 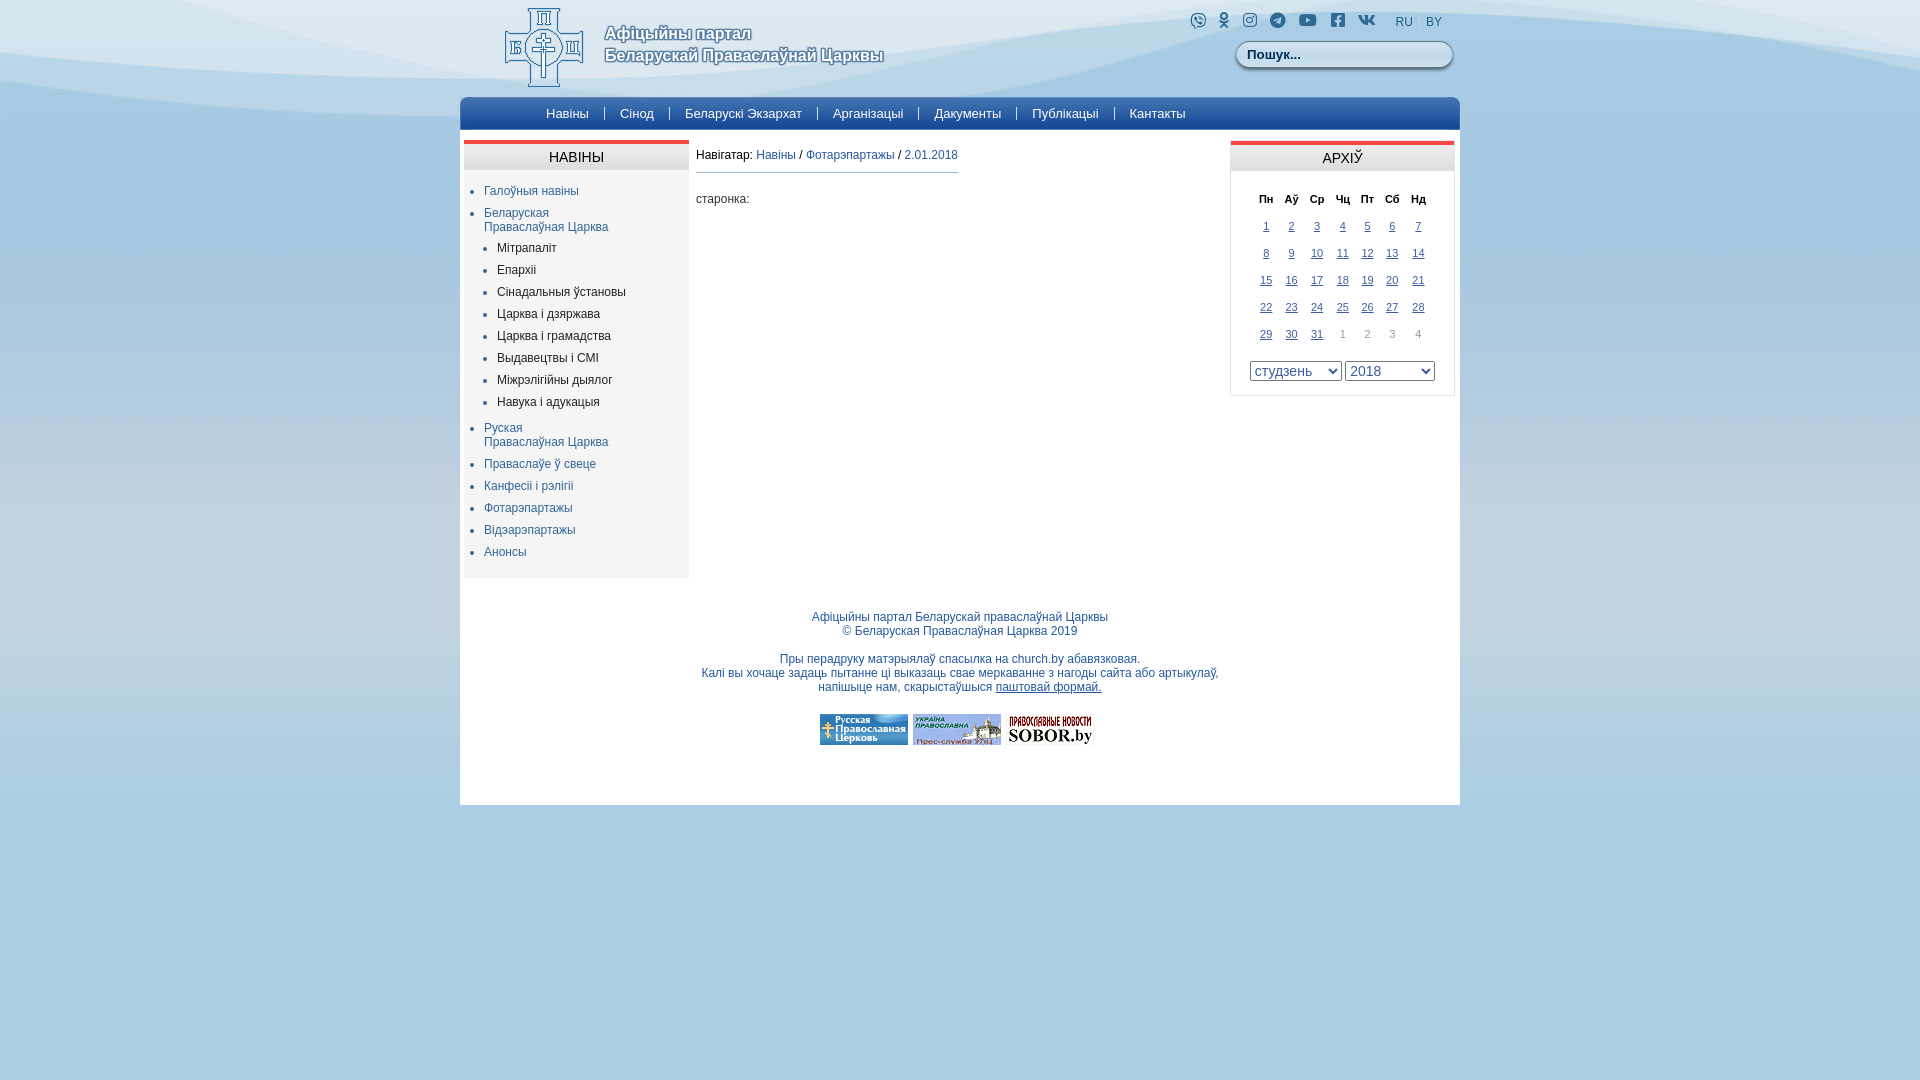 I want to click on '24', so click(x=1310, y=305).